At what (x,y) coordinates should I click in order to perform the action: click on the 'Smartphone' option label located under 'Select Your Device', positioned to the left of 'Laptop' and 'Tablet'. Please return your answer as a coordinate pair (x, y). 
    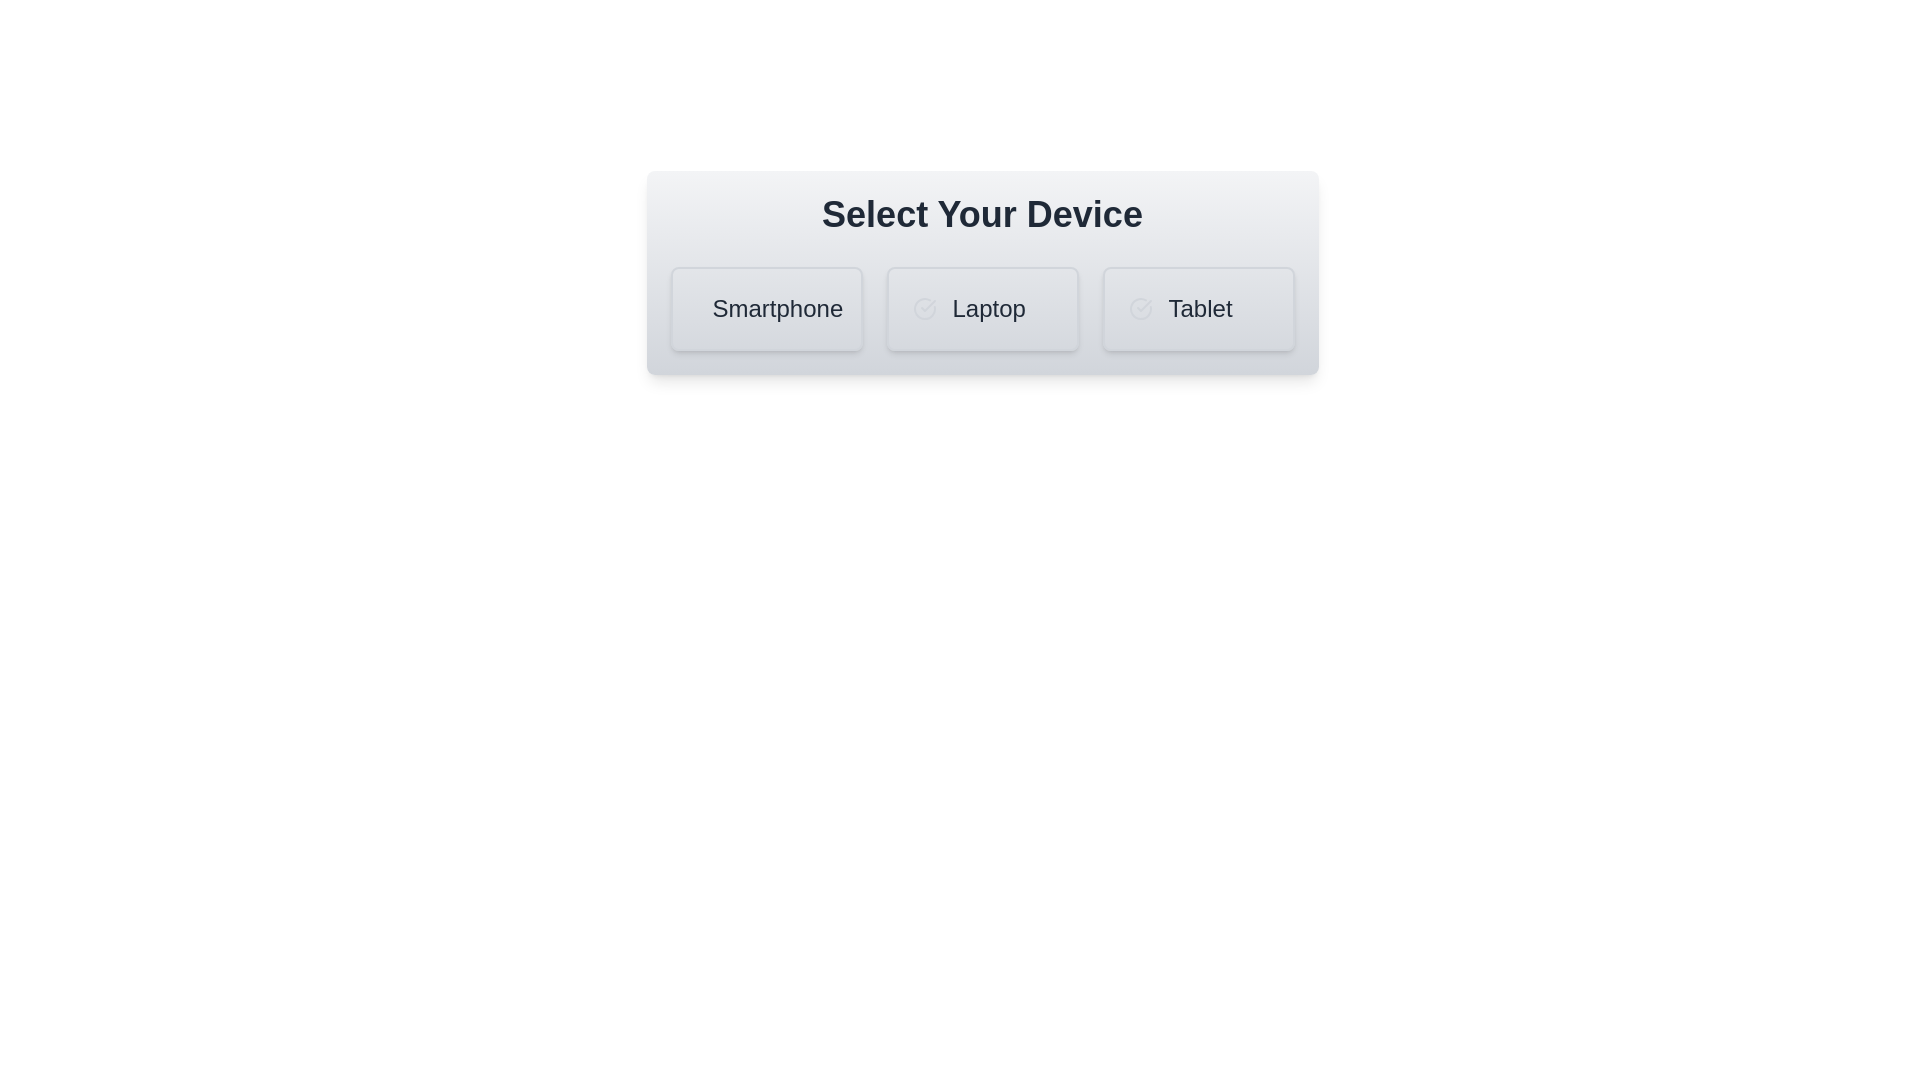
    Looking at the image, I should click on (776, 308).